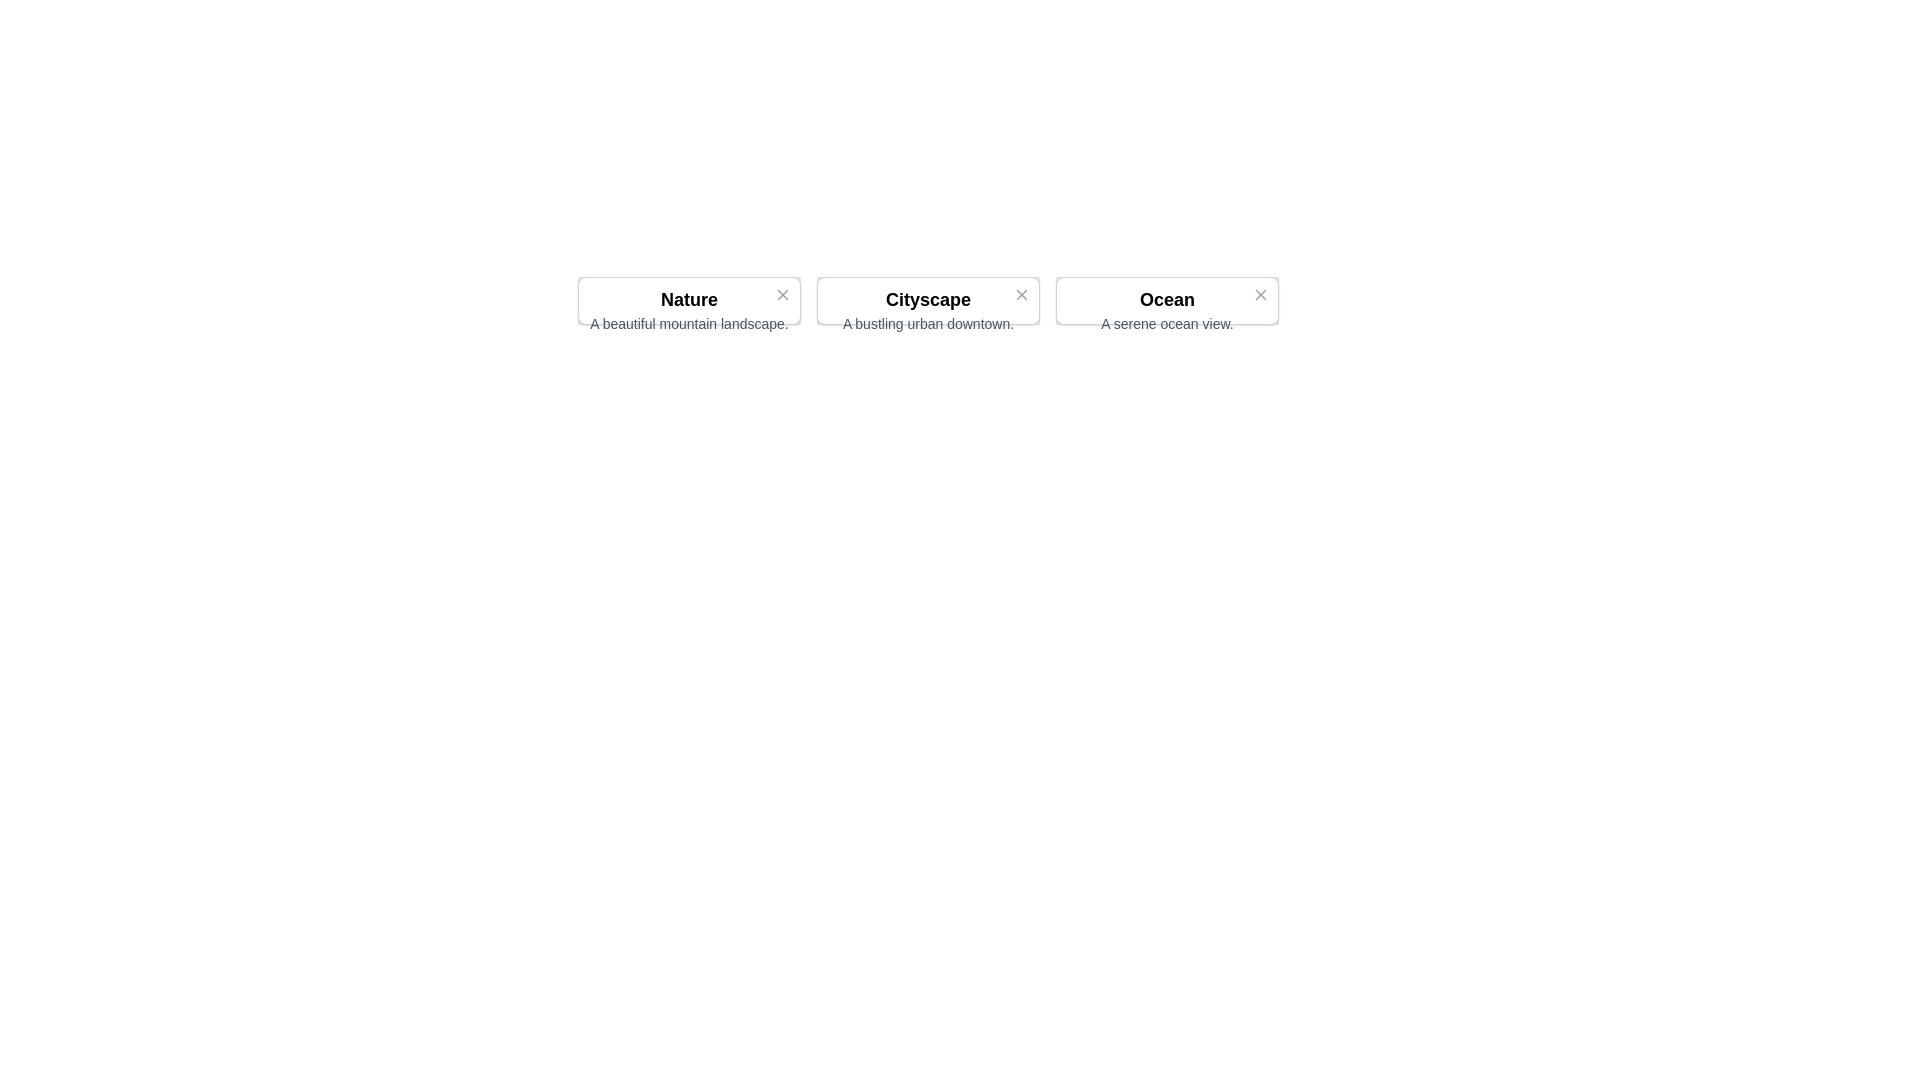  What do you see at coordinates (1260, 294) in the screenshot?
I see `the close button located at the top-right corner of the 'Ocean' box` at bounding box center [1260, 294].